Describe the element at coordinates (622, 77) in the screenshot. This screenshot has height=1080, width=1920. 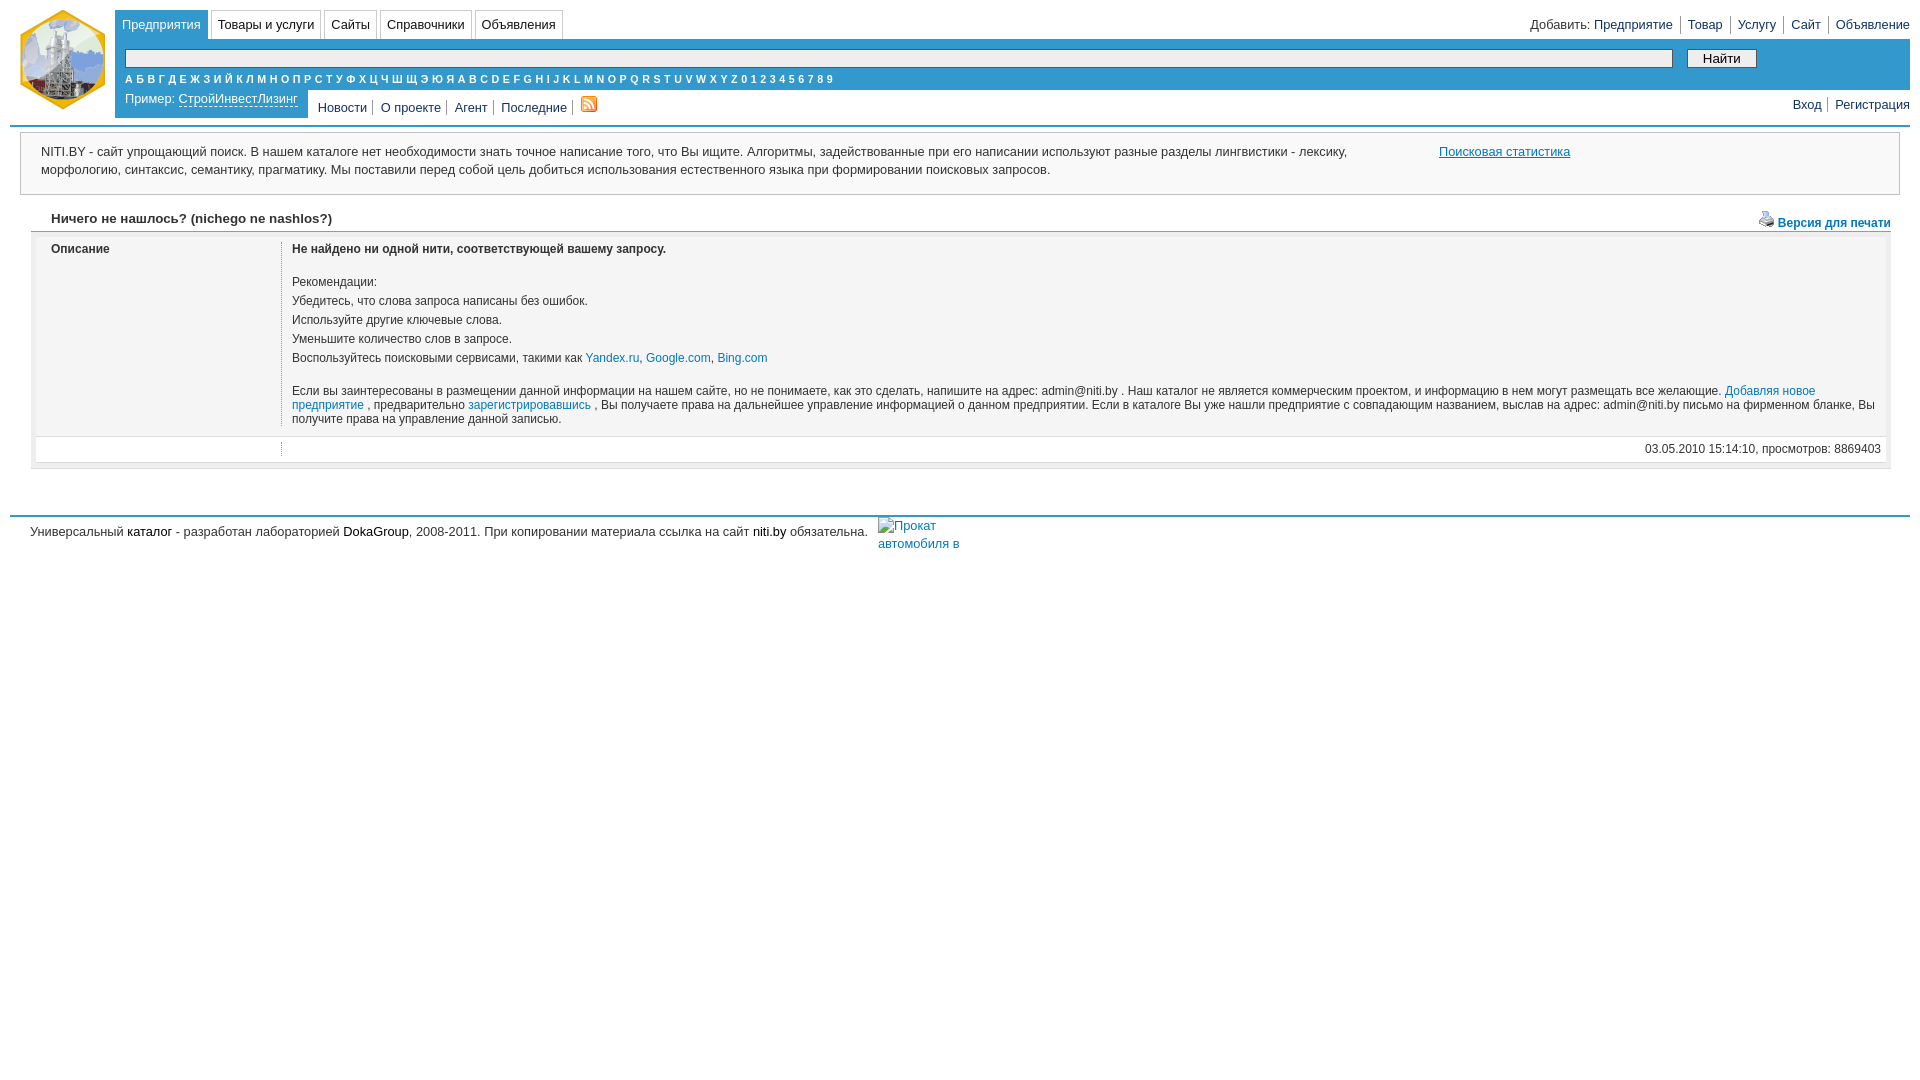
I see `'P'` at that location.